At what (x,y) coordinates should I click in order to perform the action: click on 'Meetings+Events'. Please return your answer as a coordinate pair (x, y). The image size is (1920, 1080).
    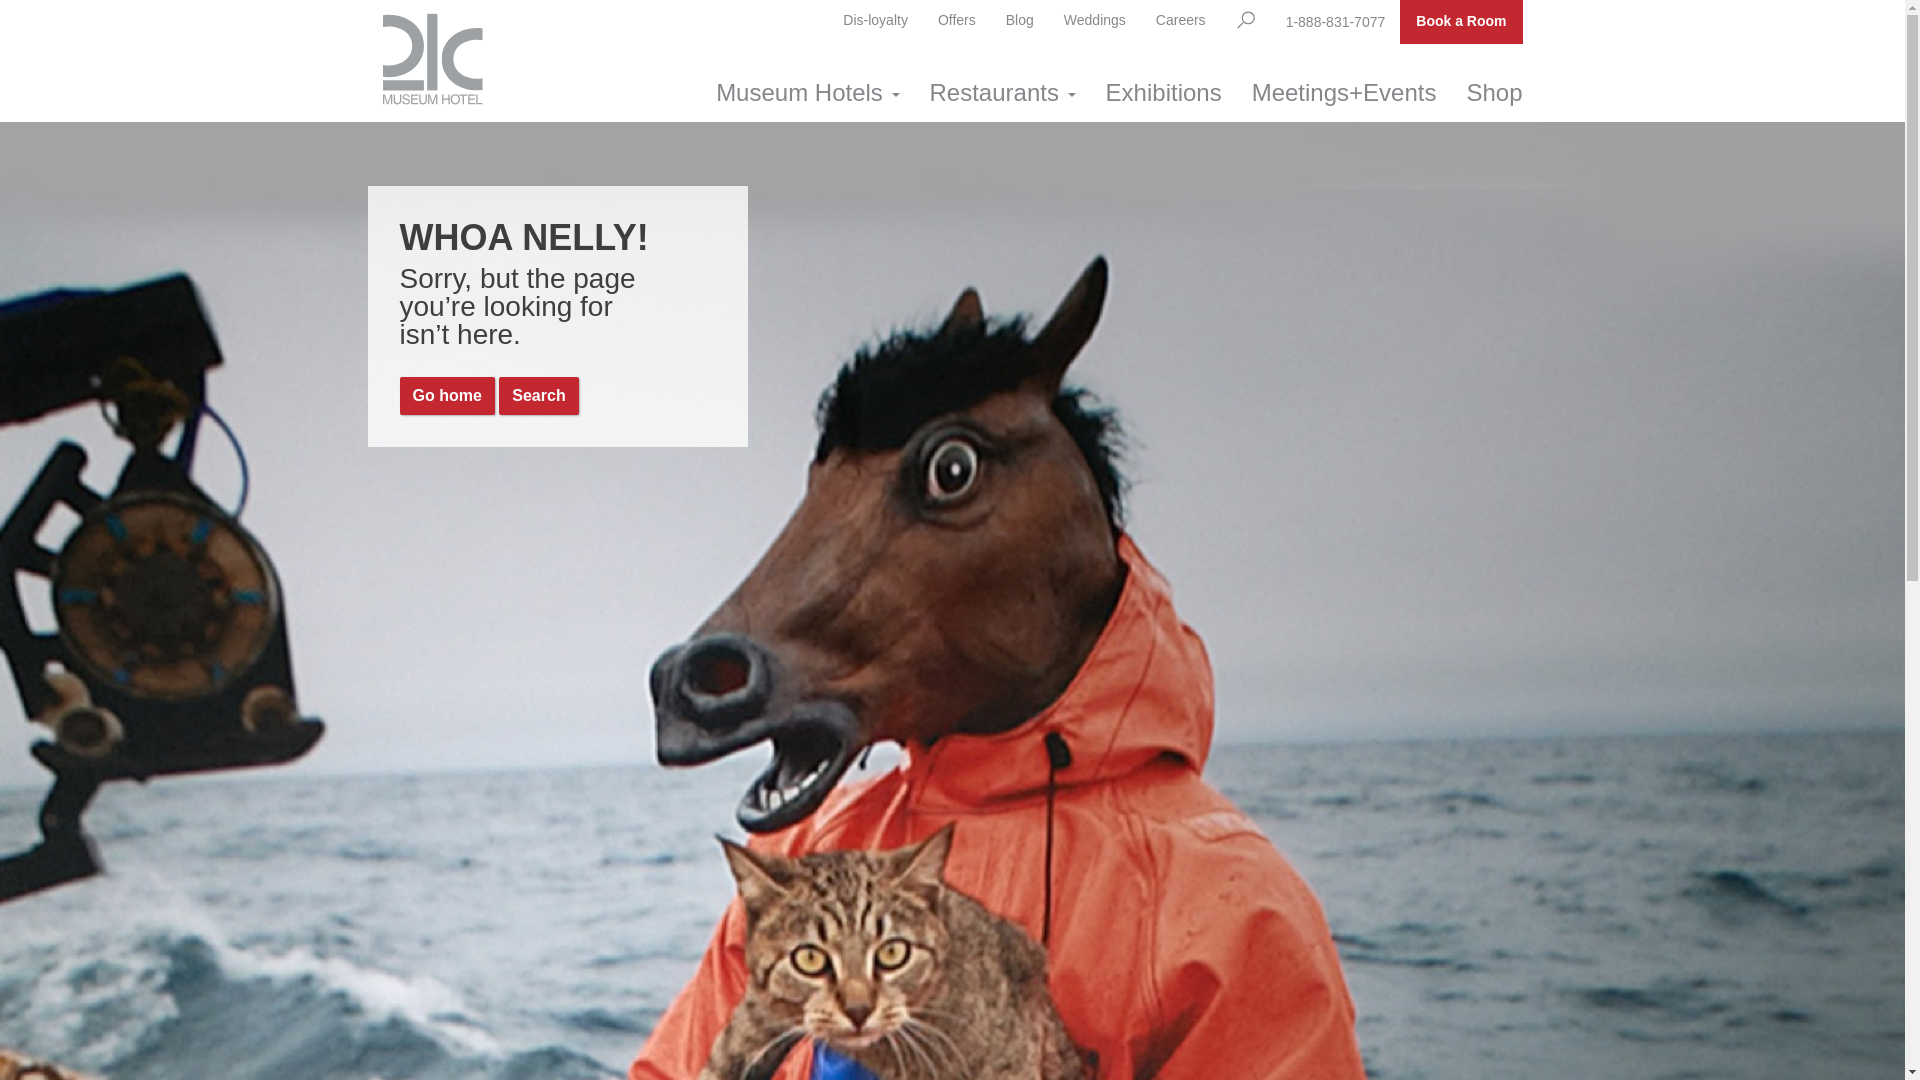
    Looking at the image, I should click on (1344, 92).